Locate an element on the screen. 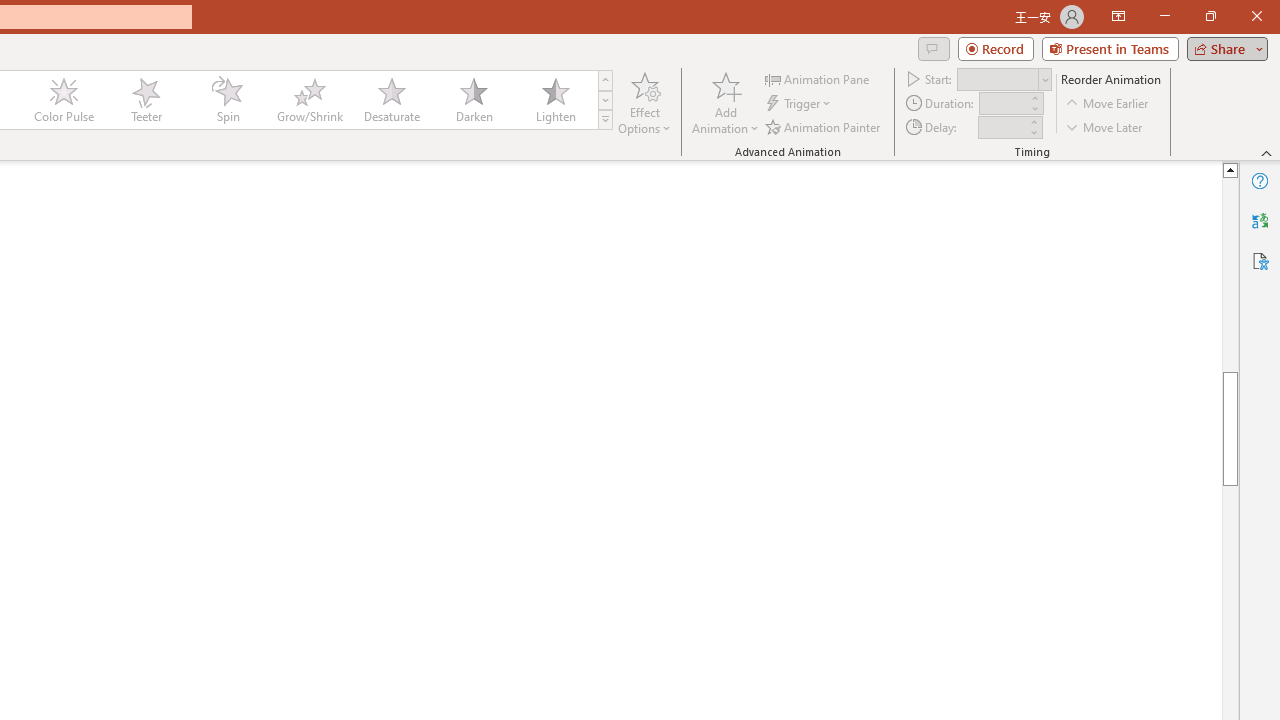 The width and height of the screenshot is (1280, 720). 'Grow/Shrink' is located at coordinates (308, 100).